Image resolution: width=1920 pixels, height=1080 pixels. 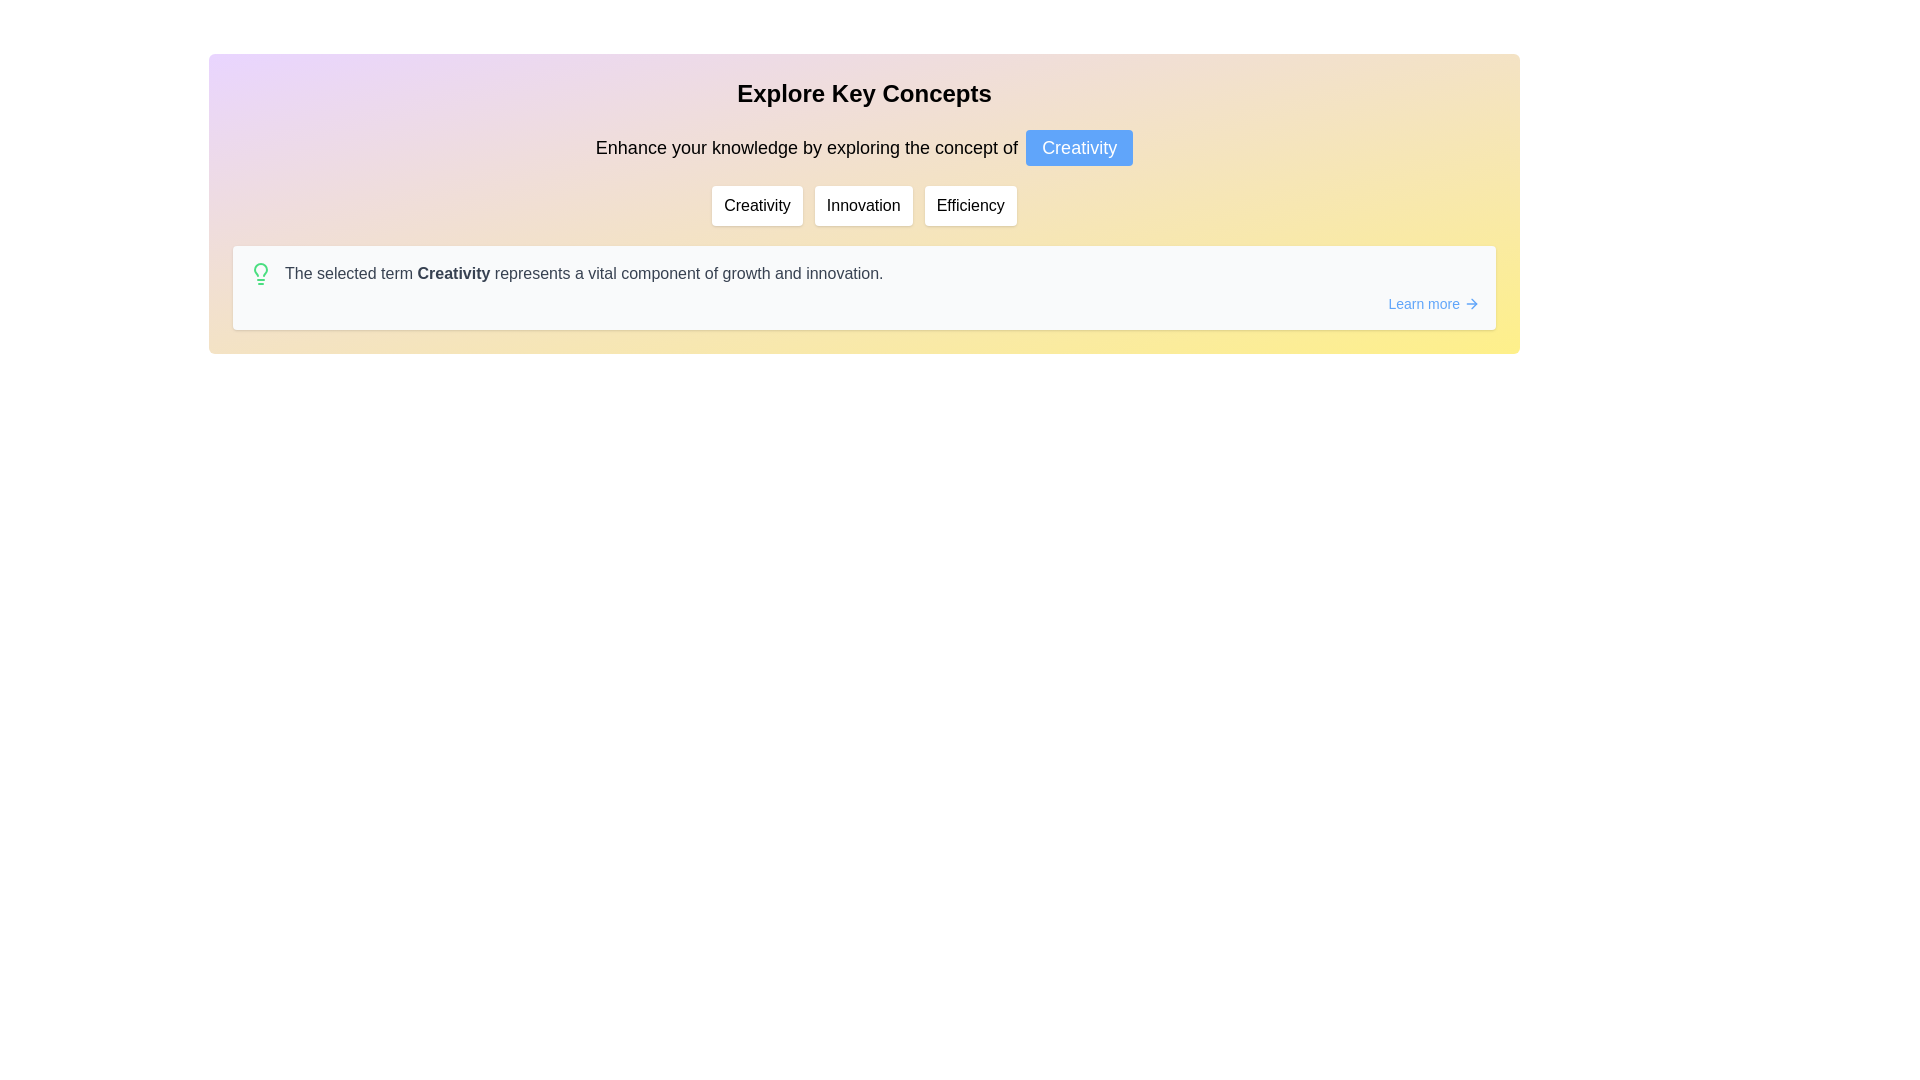 What do you see at coordinates (970, 205) in the screenshot?
I see `the 'Efficiency' button, the third button in a sequence of three buttons labeled 'Creativity', 'Innovation', and 'Efficiency', located in the upper section of the interface` at bounding box center [970, 205].